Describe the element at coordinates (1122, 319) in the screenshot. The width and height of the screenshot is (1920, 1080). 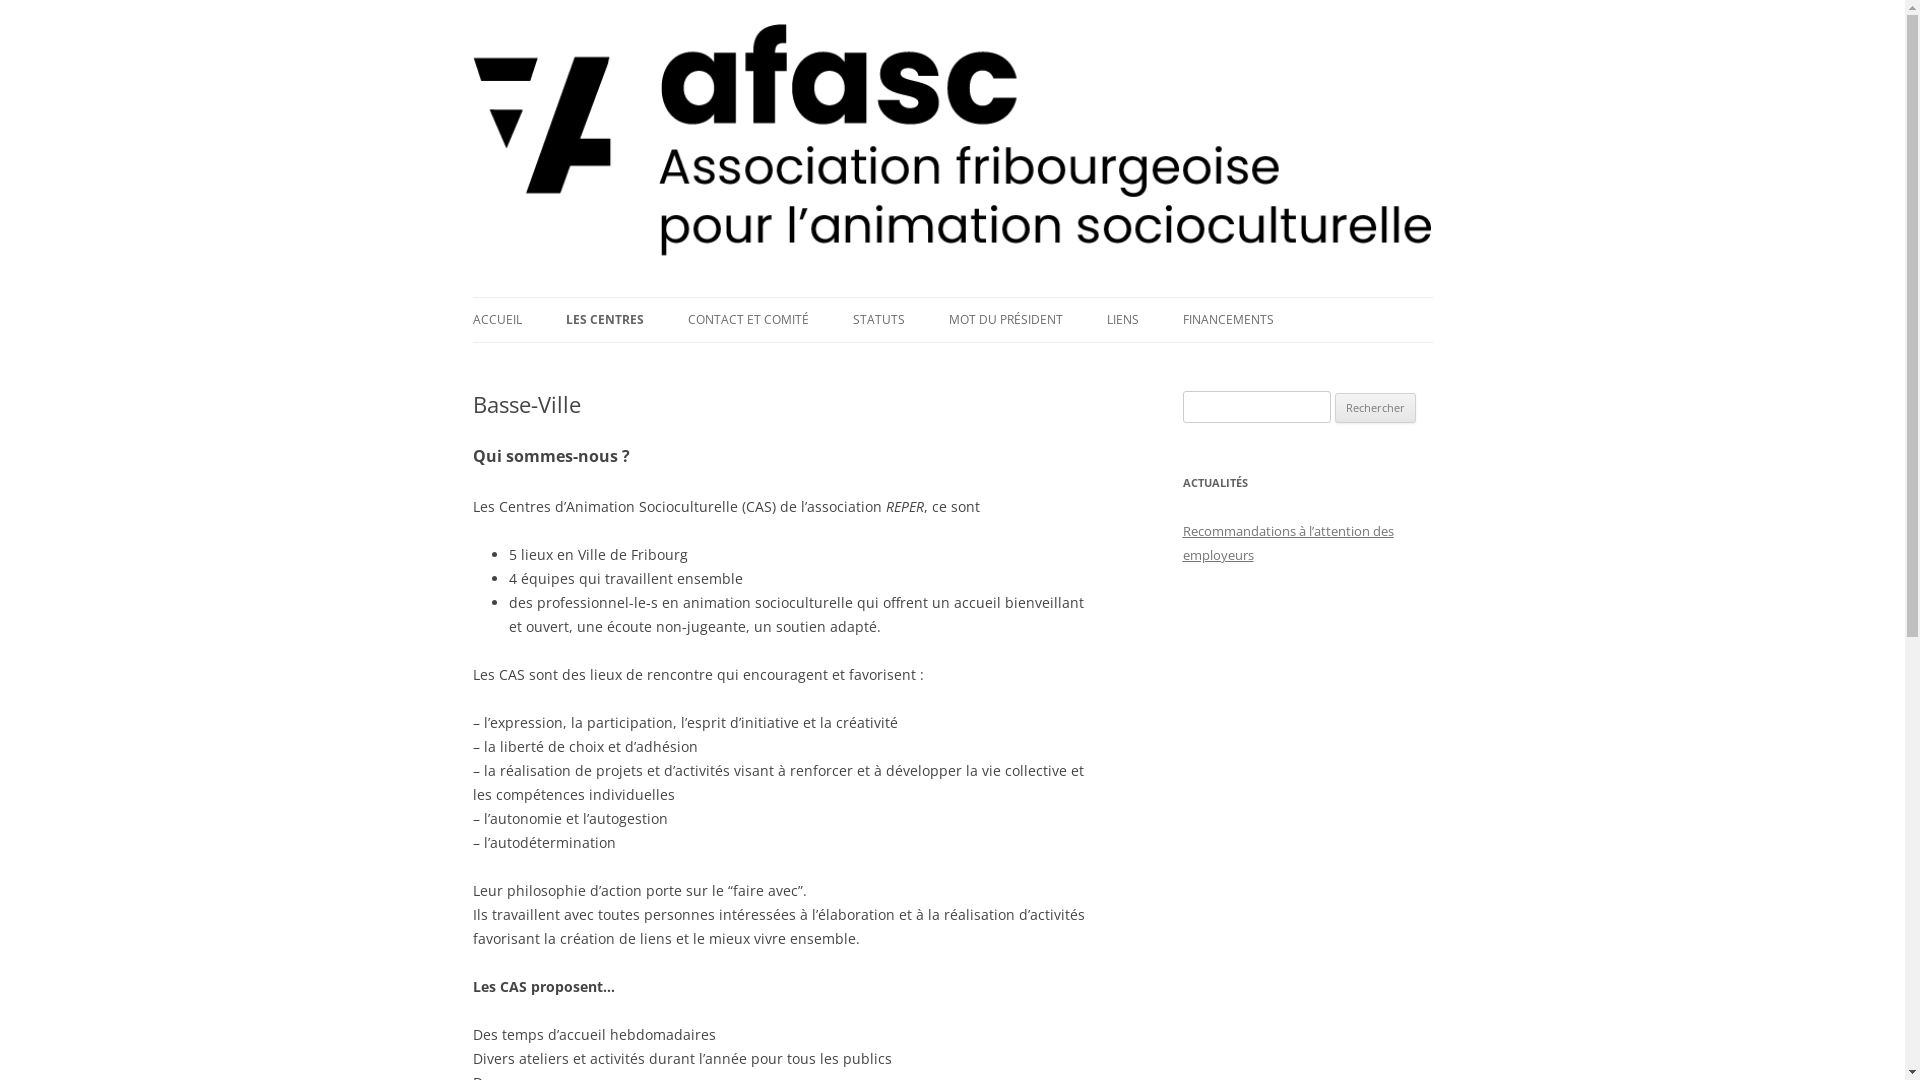
I see `'LIENS'` at that location.